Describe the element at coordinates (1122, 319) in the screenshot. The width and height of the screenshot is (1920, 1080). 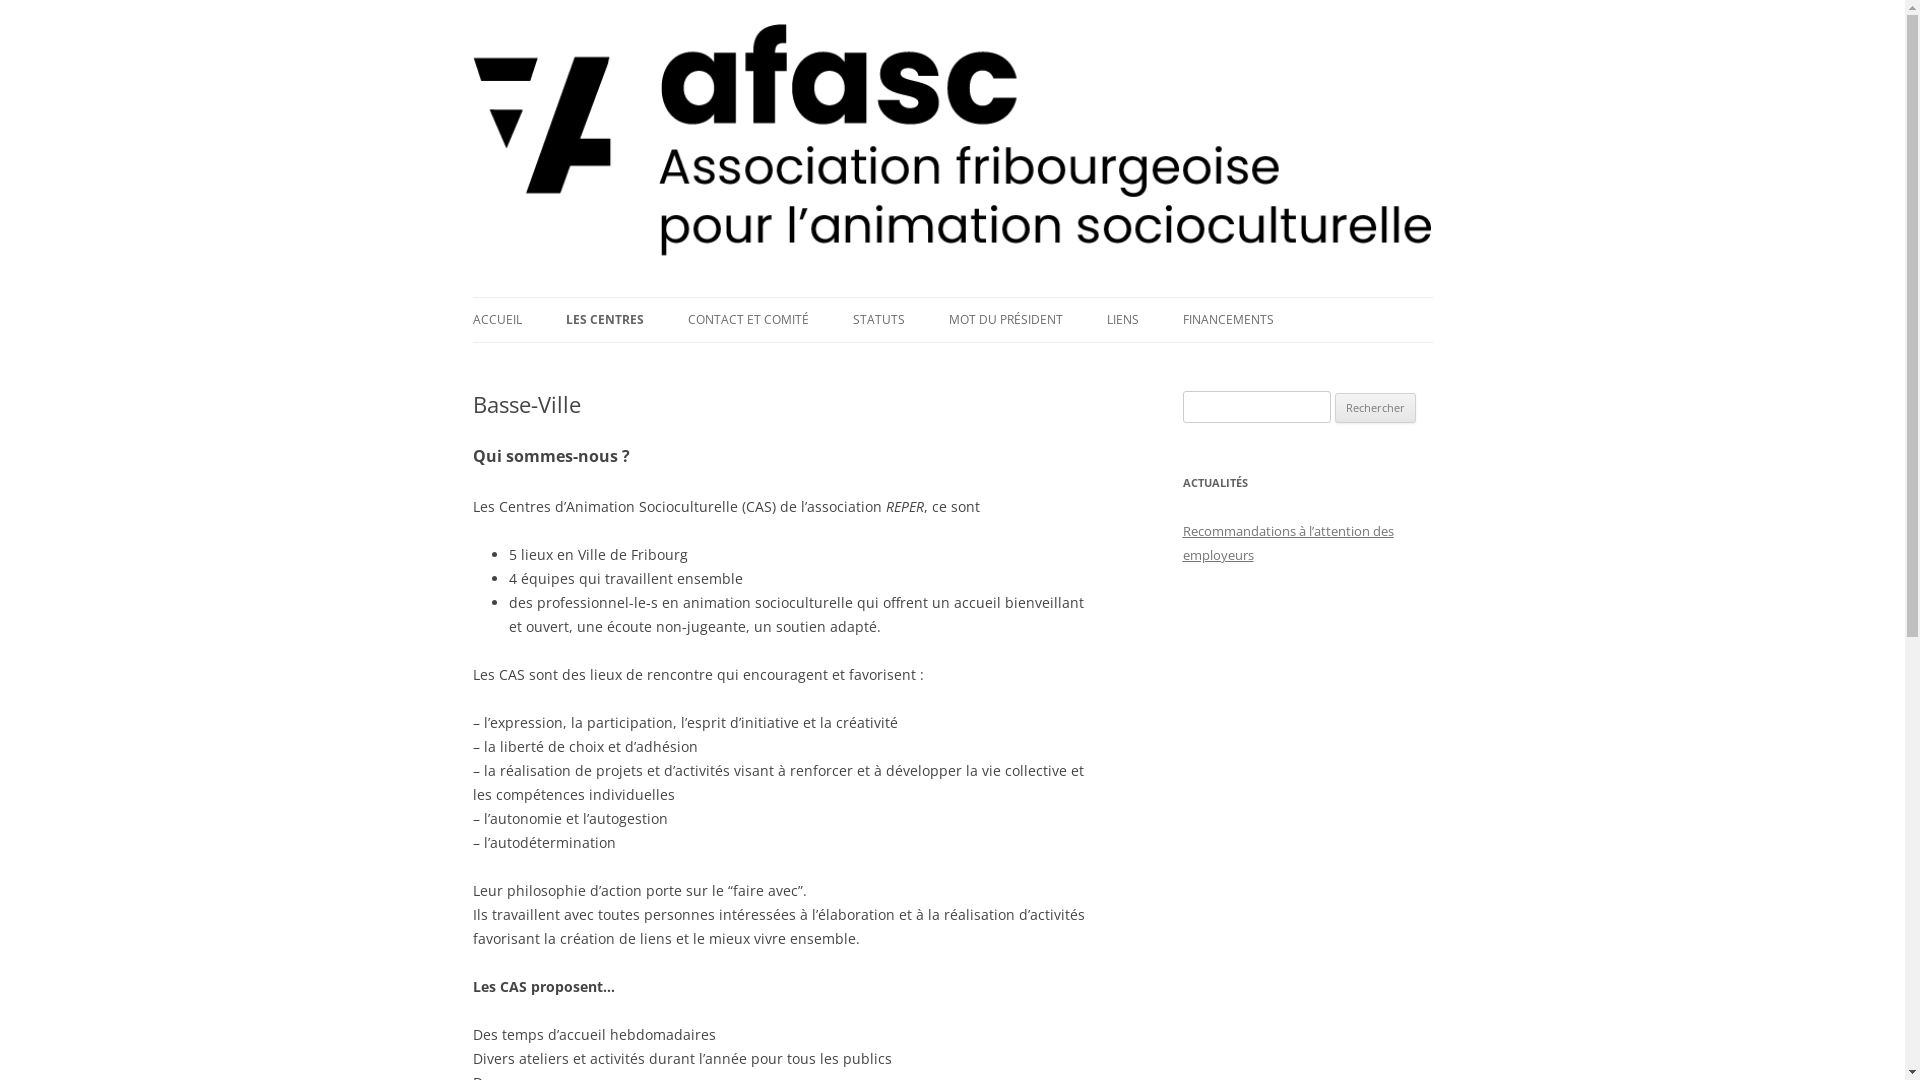
I see `'LIENS'` at that location.